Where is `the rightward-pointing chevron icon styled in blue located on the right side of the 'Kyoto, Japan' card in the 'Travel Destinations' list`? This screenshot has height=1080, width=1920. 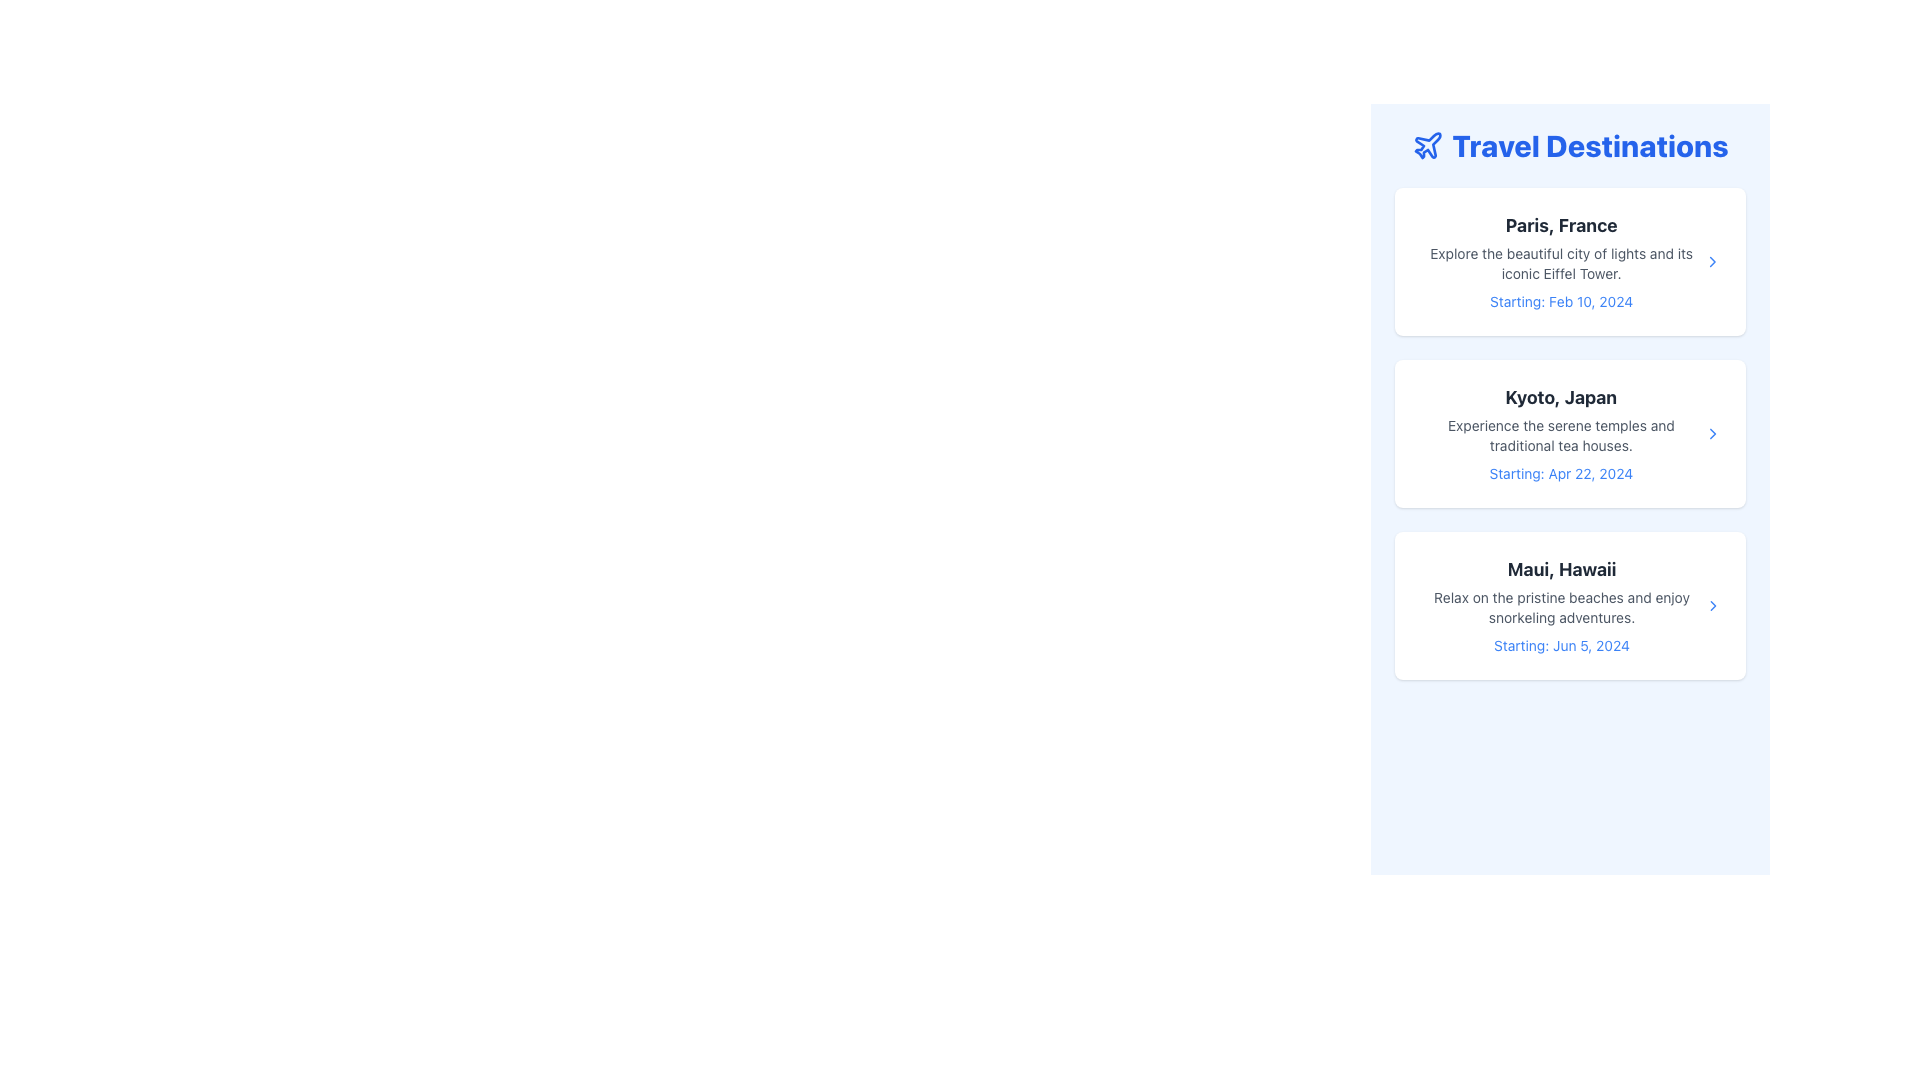 the rightward-pointing chevron icon styled in blue located on the right side of the 'Kyoto, Japan' card in the 'Travel Destinations' list is located at coordinates (1711, 433).